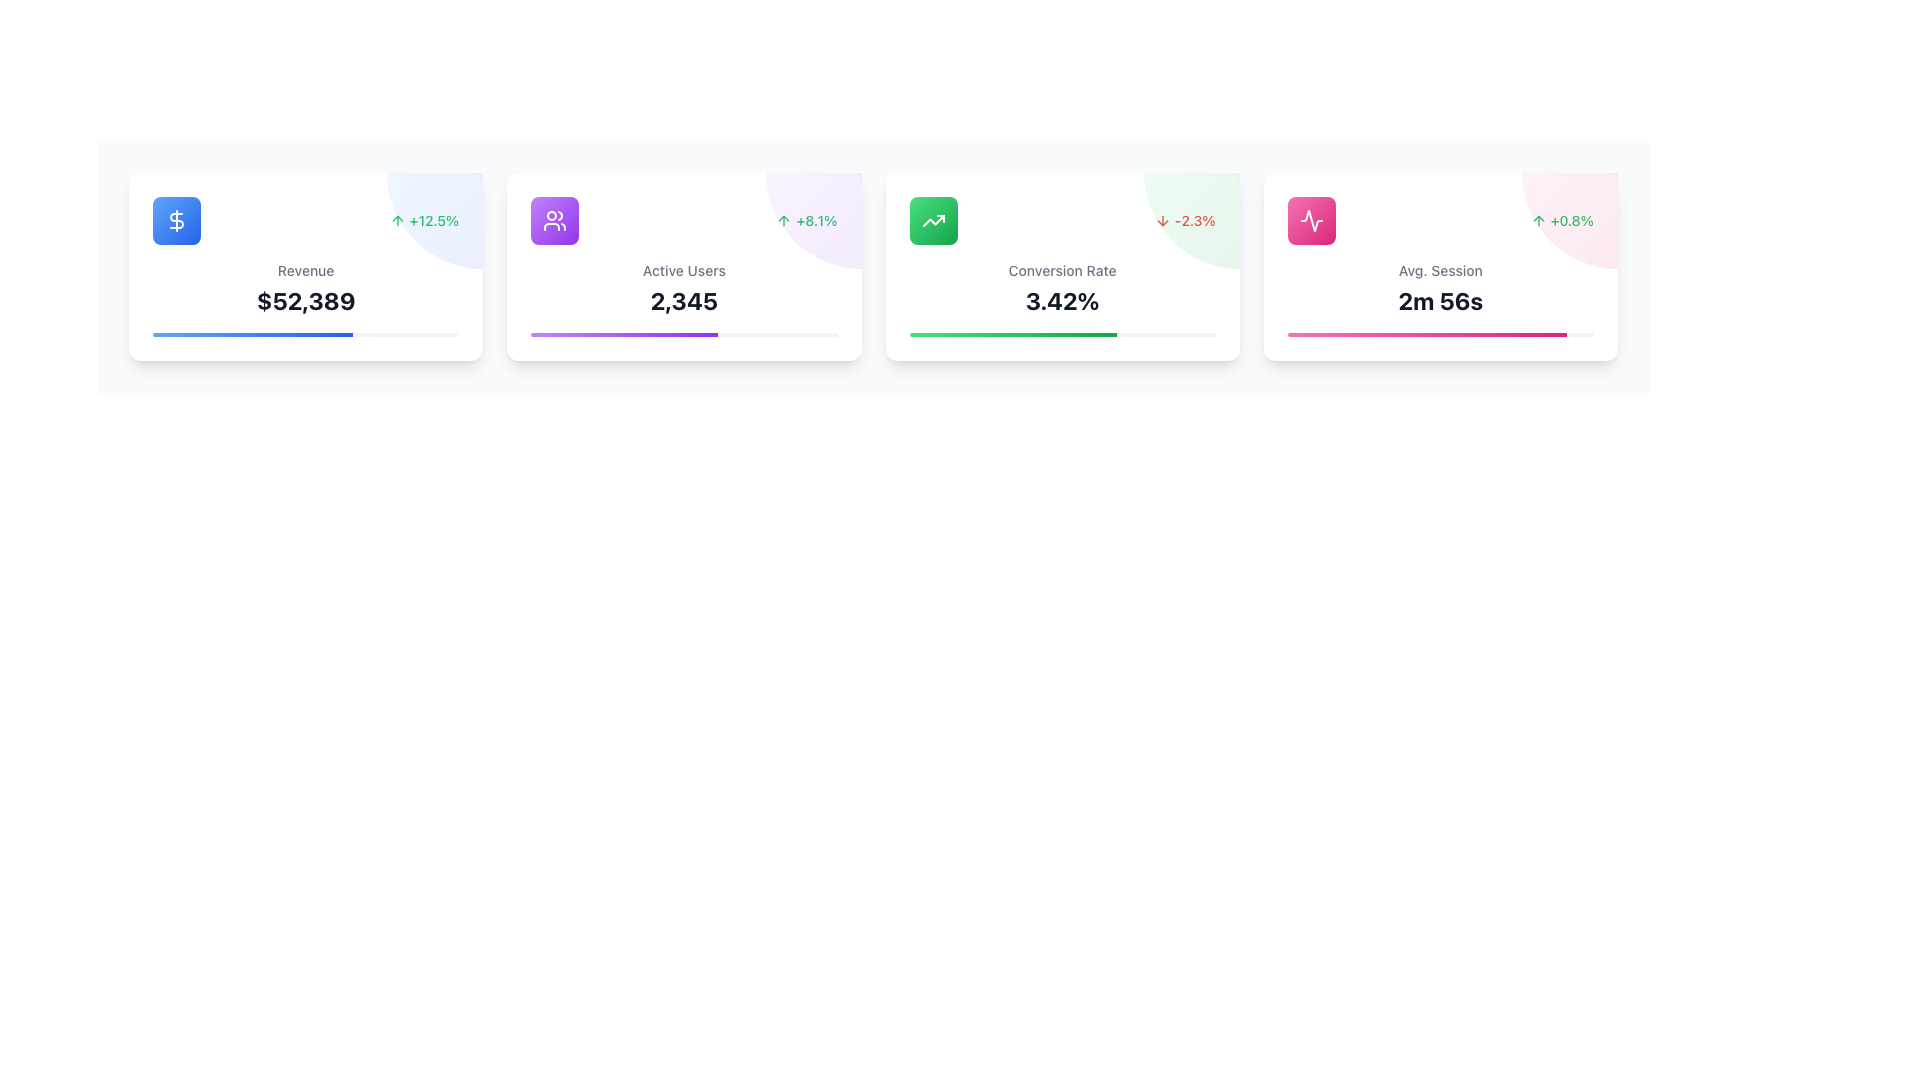 The height and width of the screenshot is (1080, 1920). What do you see at coordinates (1162, 220) in the screenshot?
I see `downward trend icon located in the 'Conversion Rate' card, which shows a percentage value of '3.42%' and is aligned with the text '-2.3%'` at bounding box center [1162, 220].